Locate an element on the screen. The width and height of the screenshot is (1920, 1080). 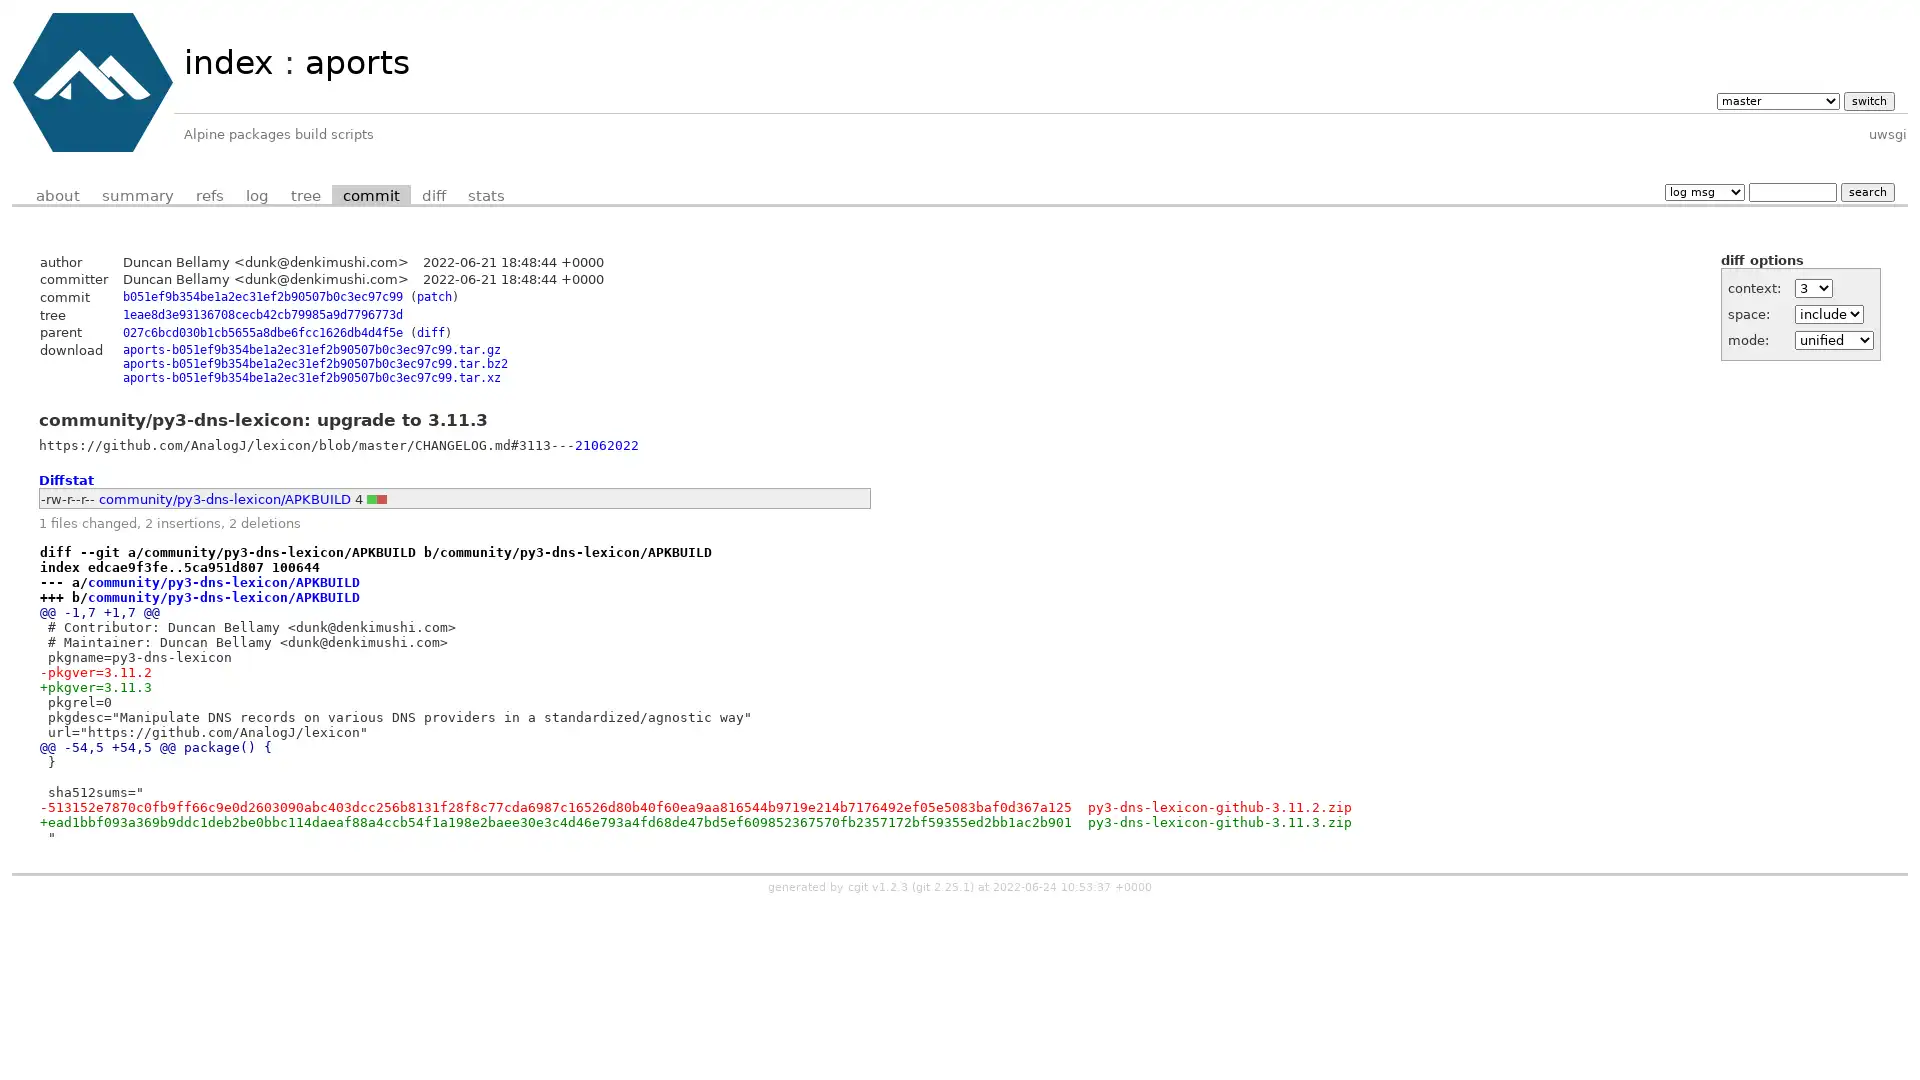
switch is located at coordinates (1867, 100).